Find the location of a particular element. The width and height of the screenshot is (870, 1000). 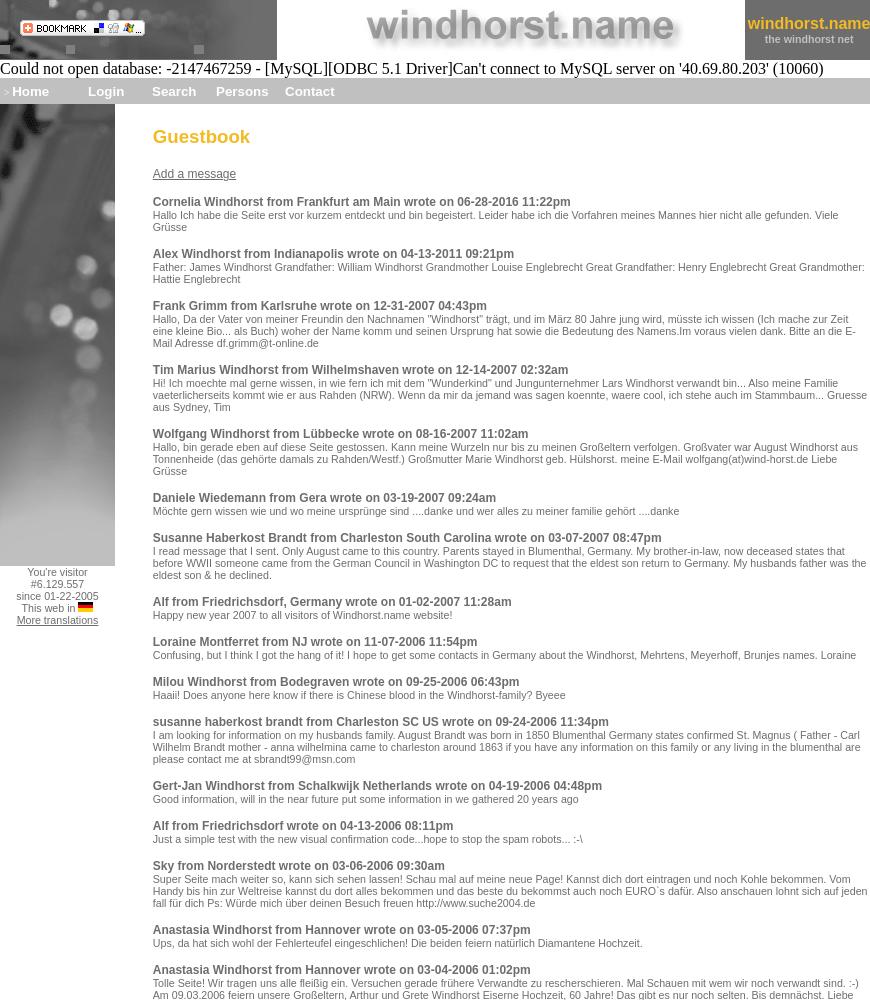

'Daniele Wiedemann from Gera wrote on 03-19-2007 09:24am' is located at coordinates (323, 497).